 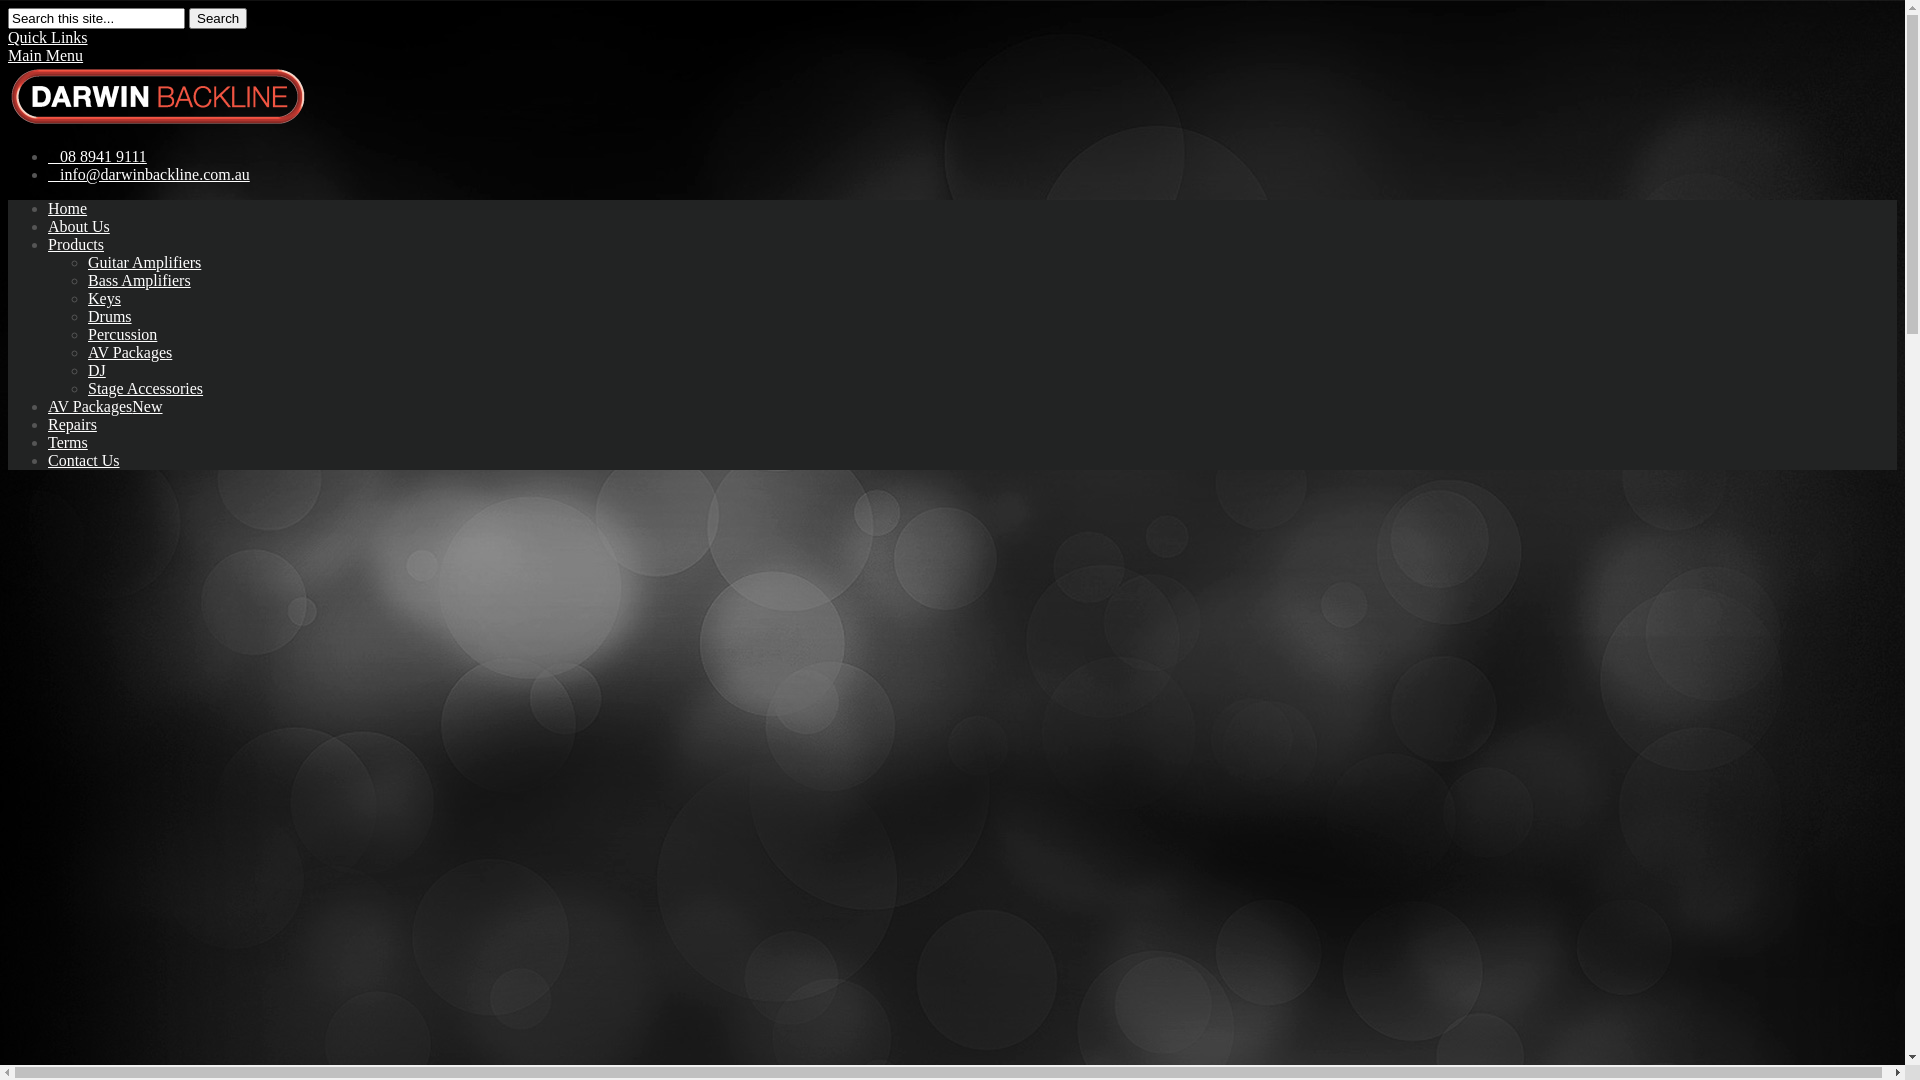 What do you see at coordinates (45, 54) in the screenshot?
I see `'Main Menu'` at bounding box center [45, 54].